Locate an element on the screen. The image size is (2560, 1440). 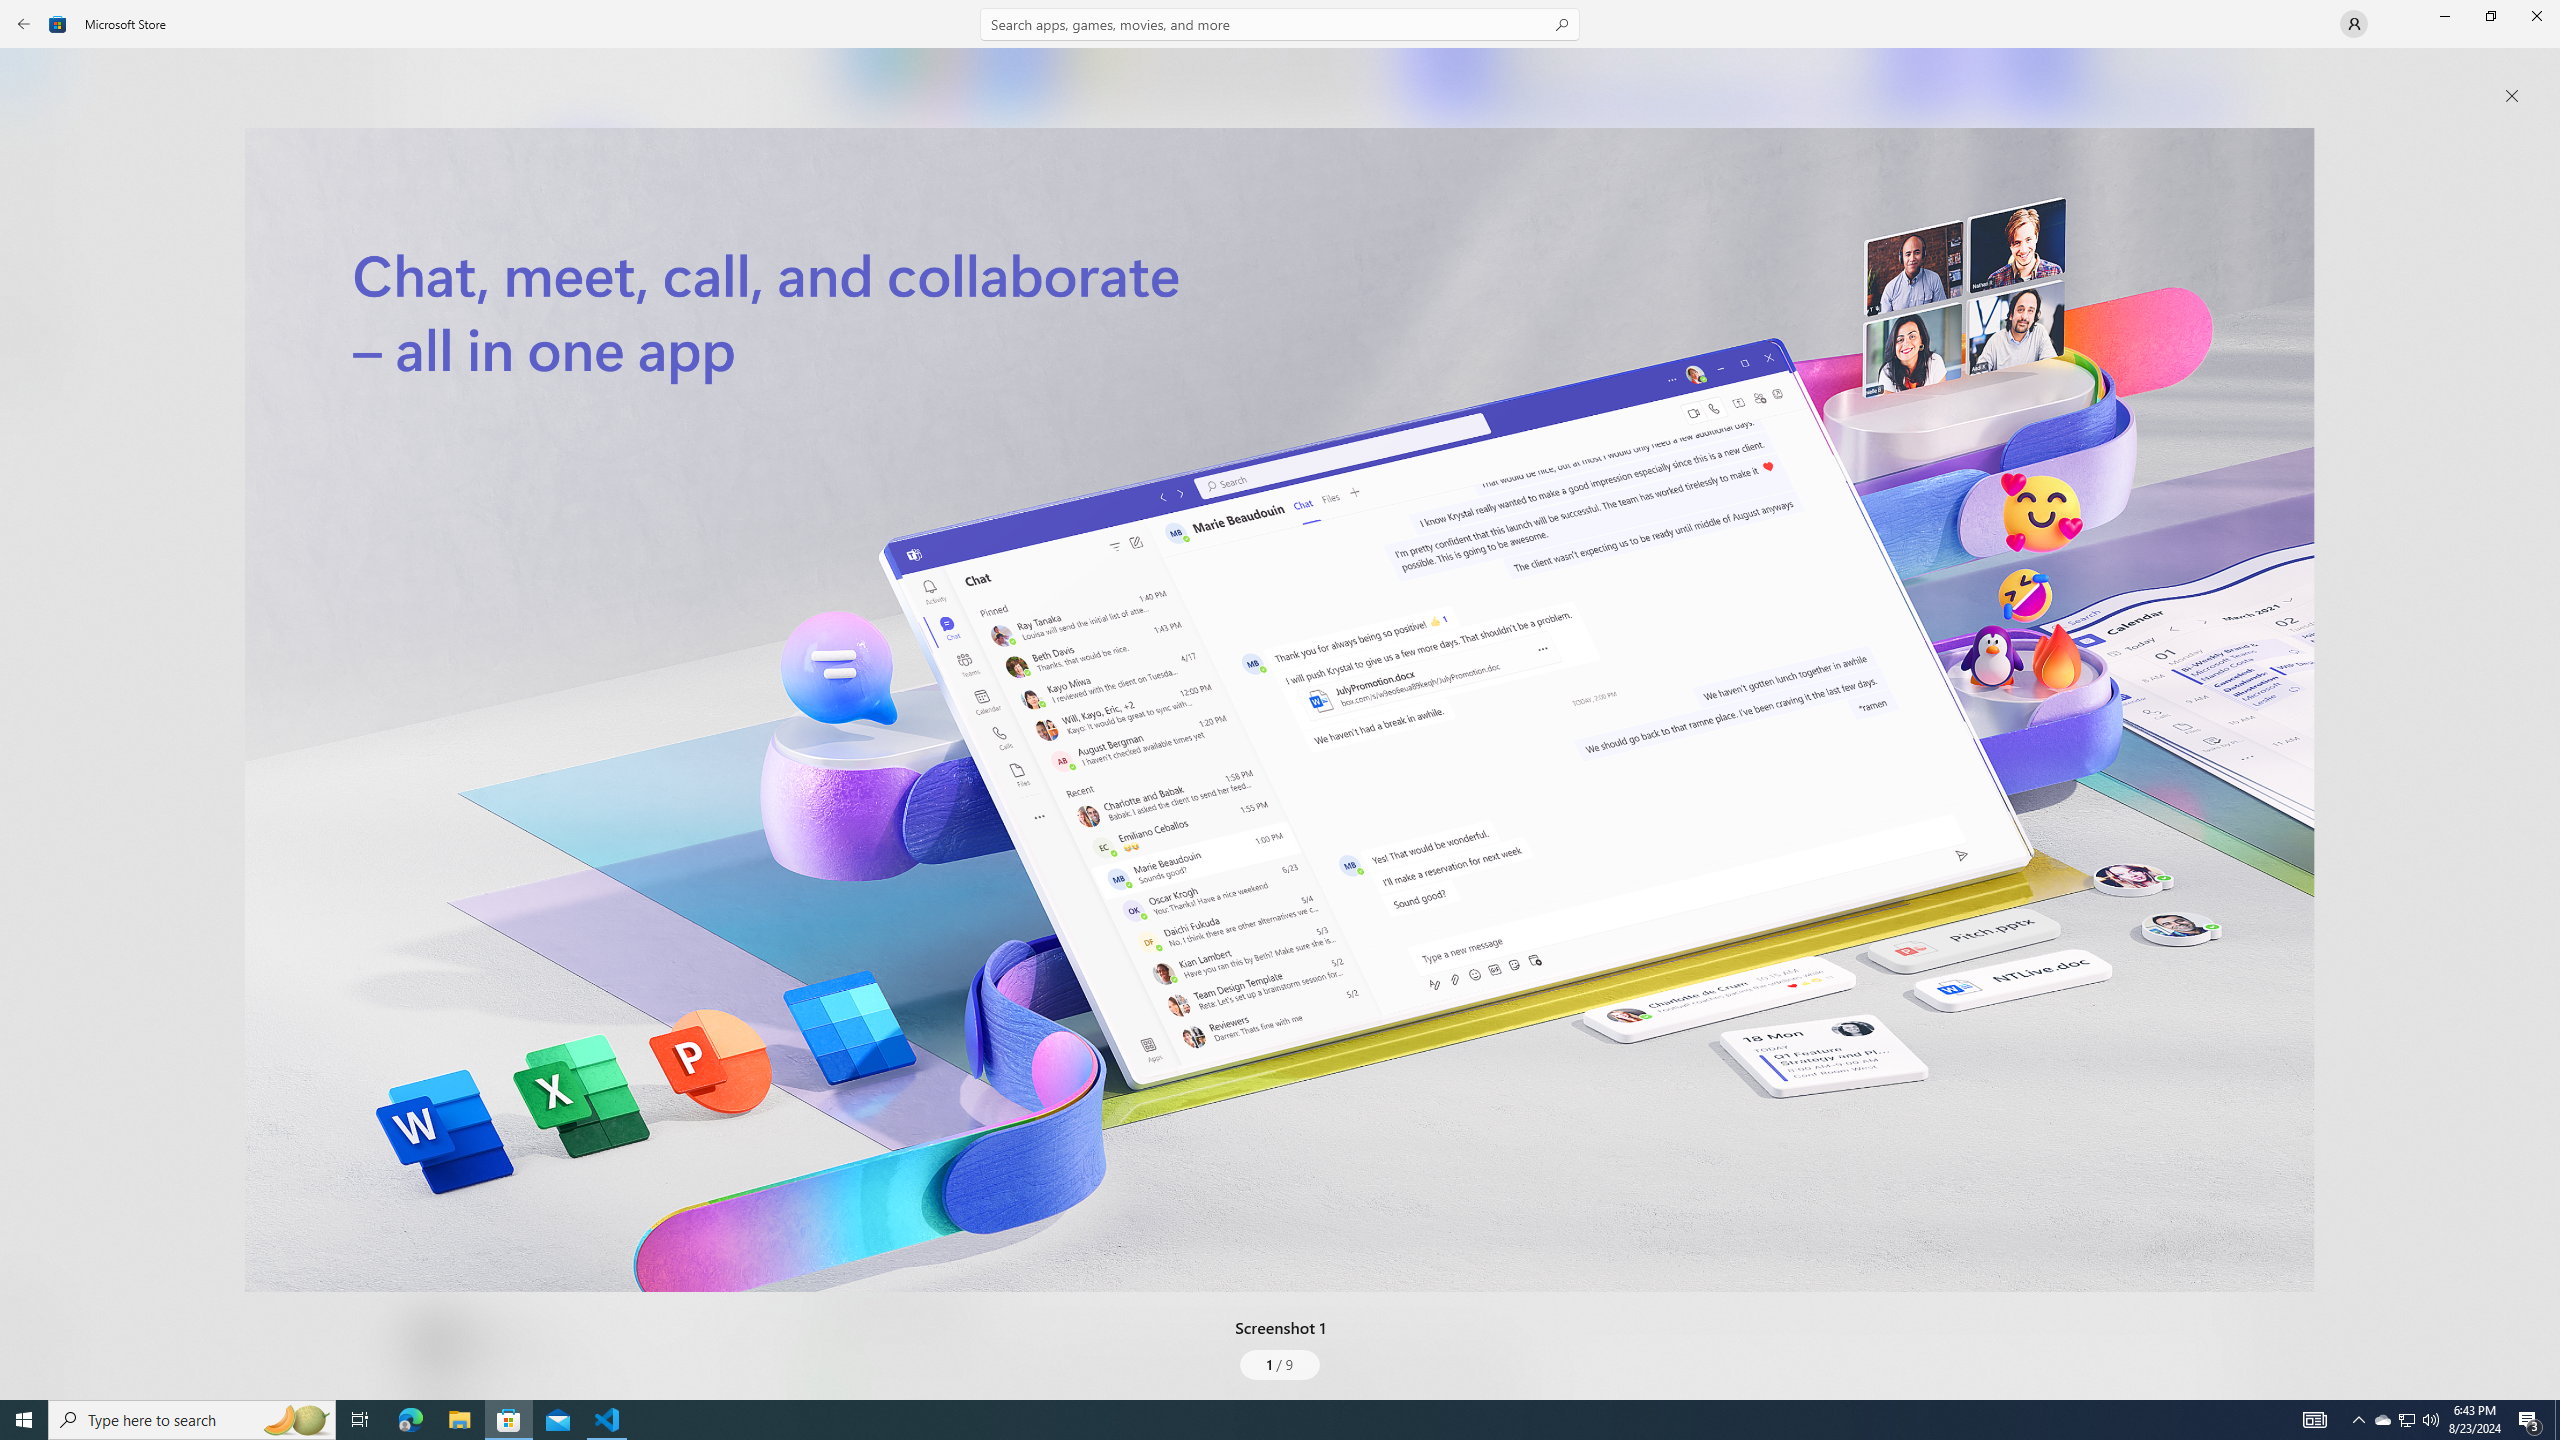
'close popup window' is located at coordinates (2511, 95).